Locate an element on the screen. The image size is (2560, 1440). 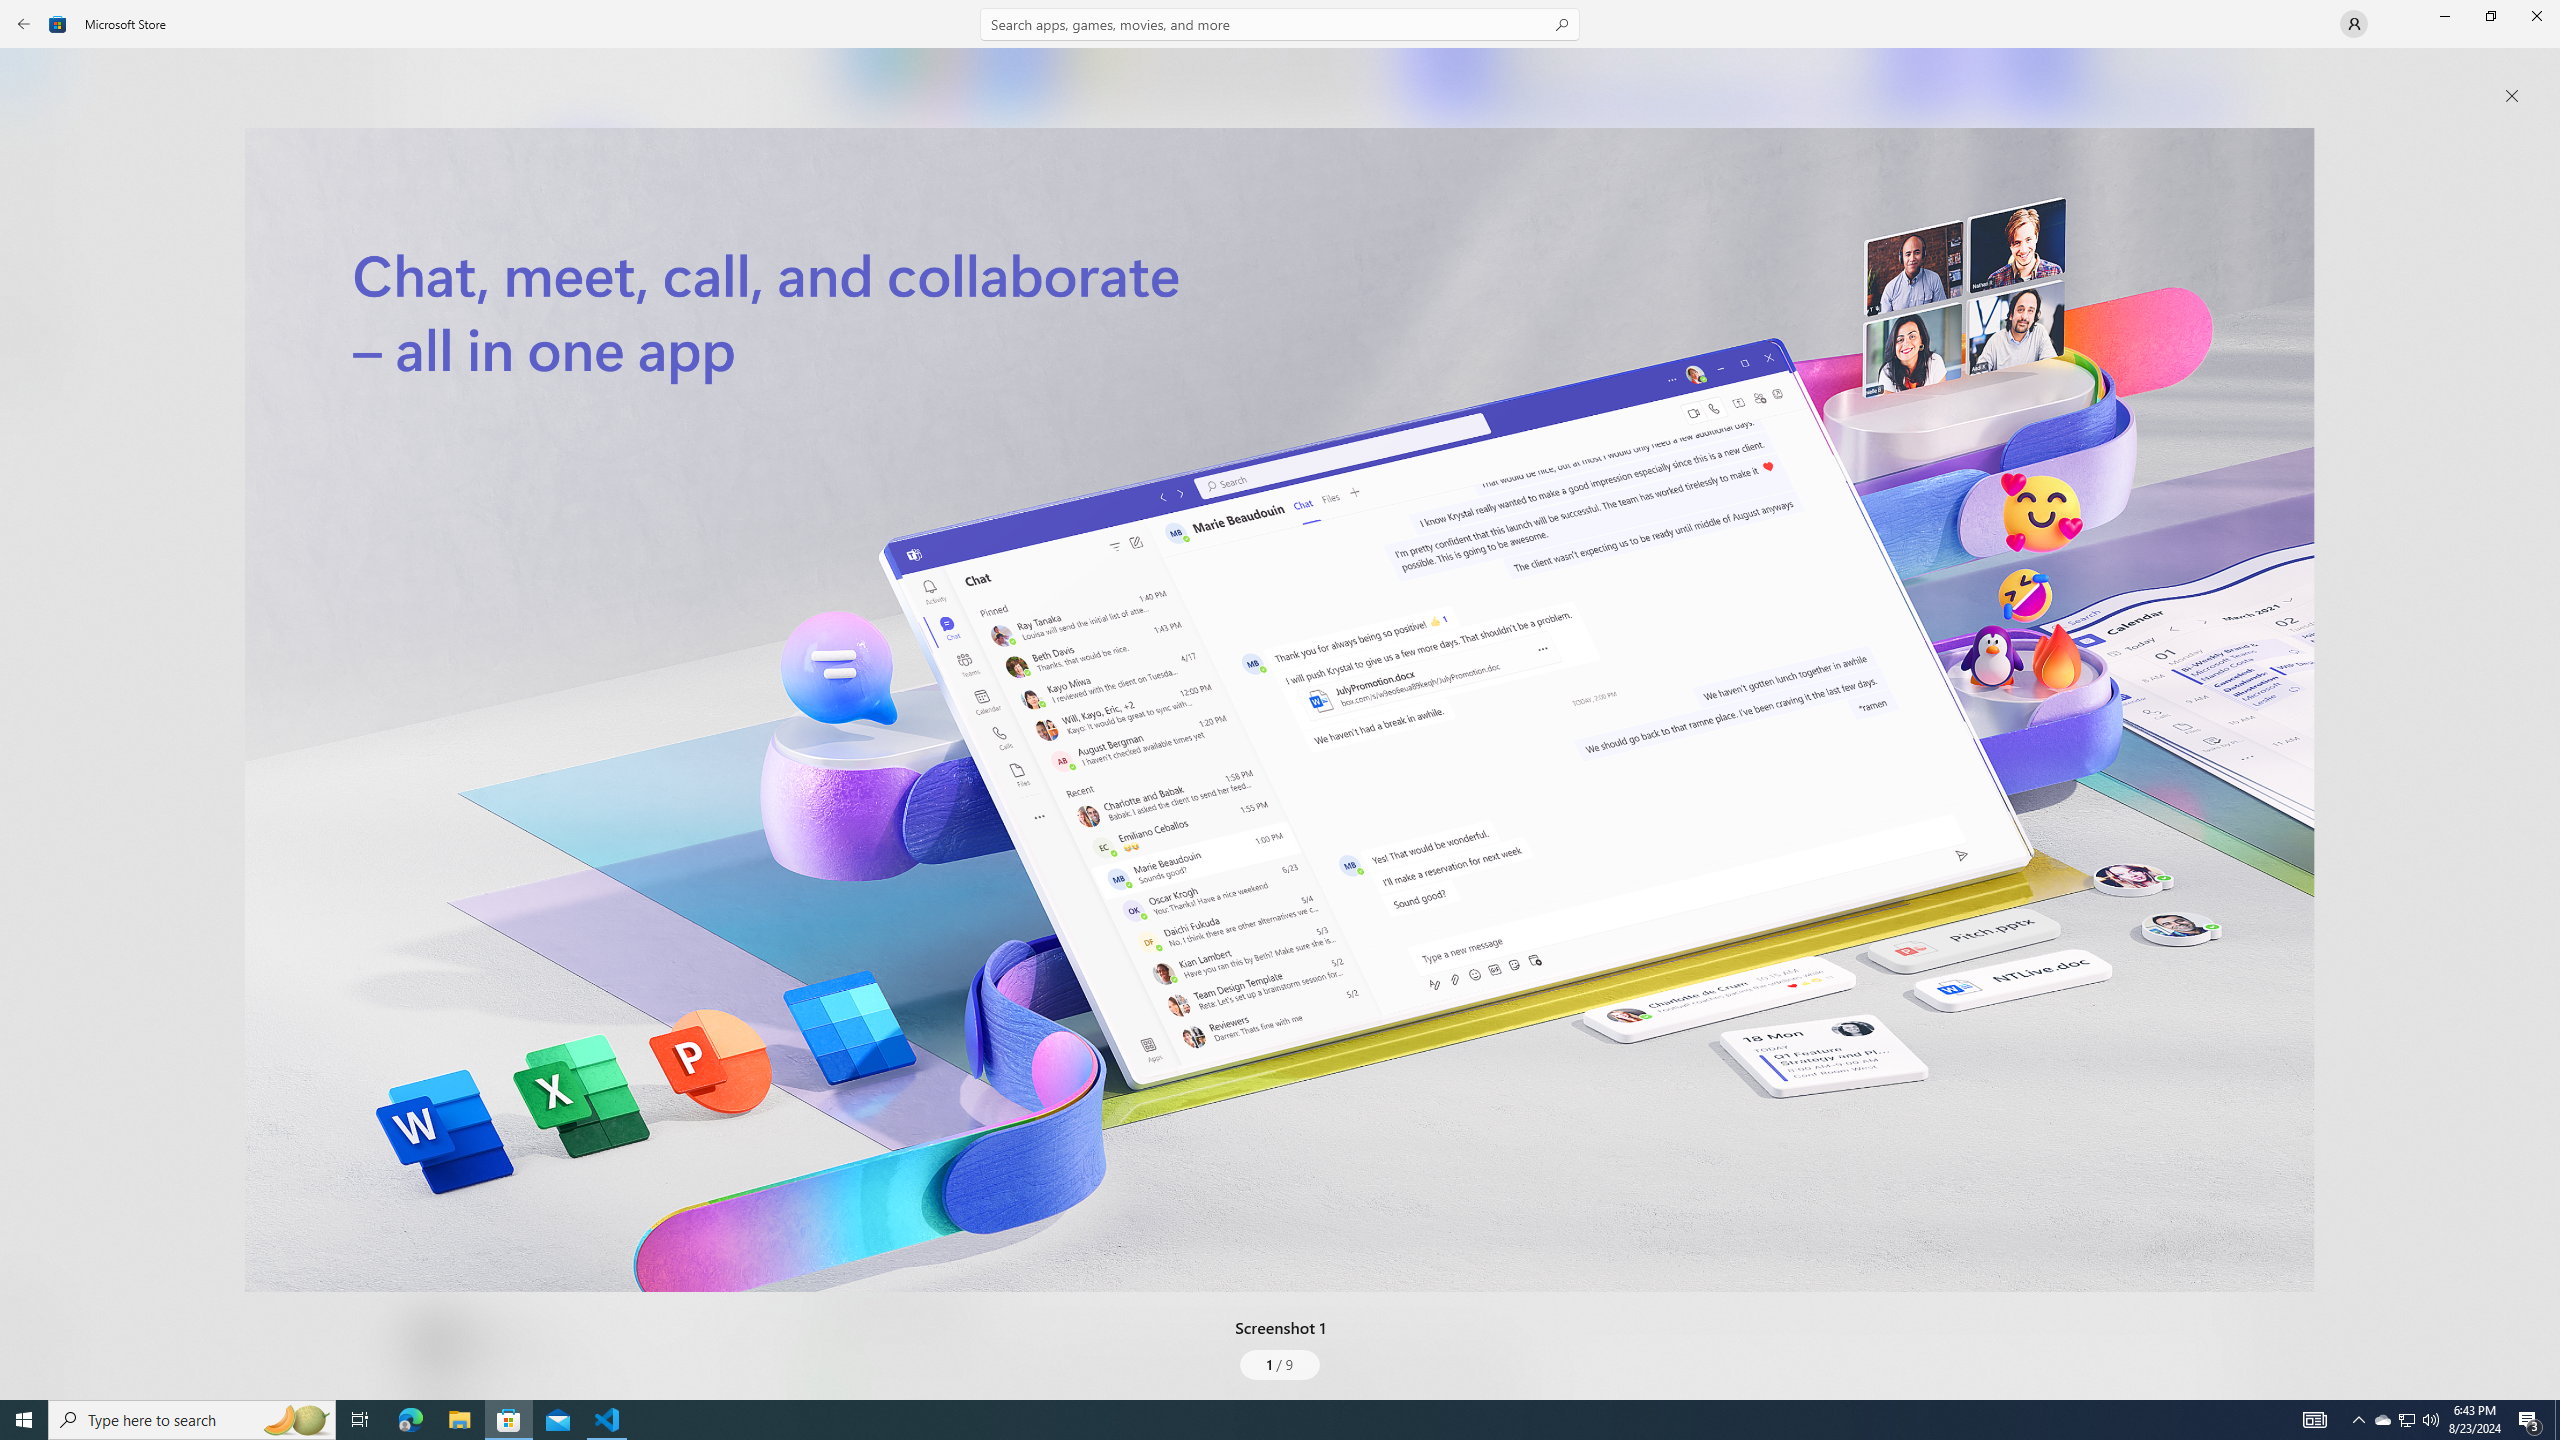
'close popup window' is located at coordinates (2511, 95).